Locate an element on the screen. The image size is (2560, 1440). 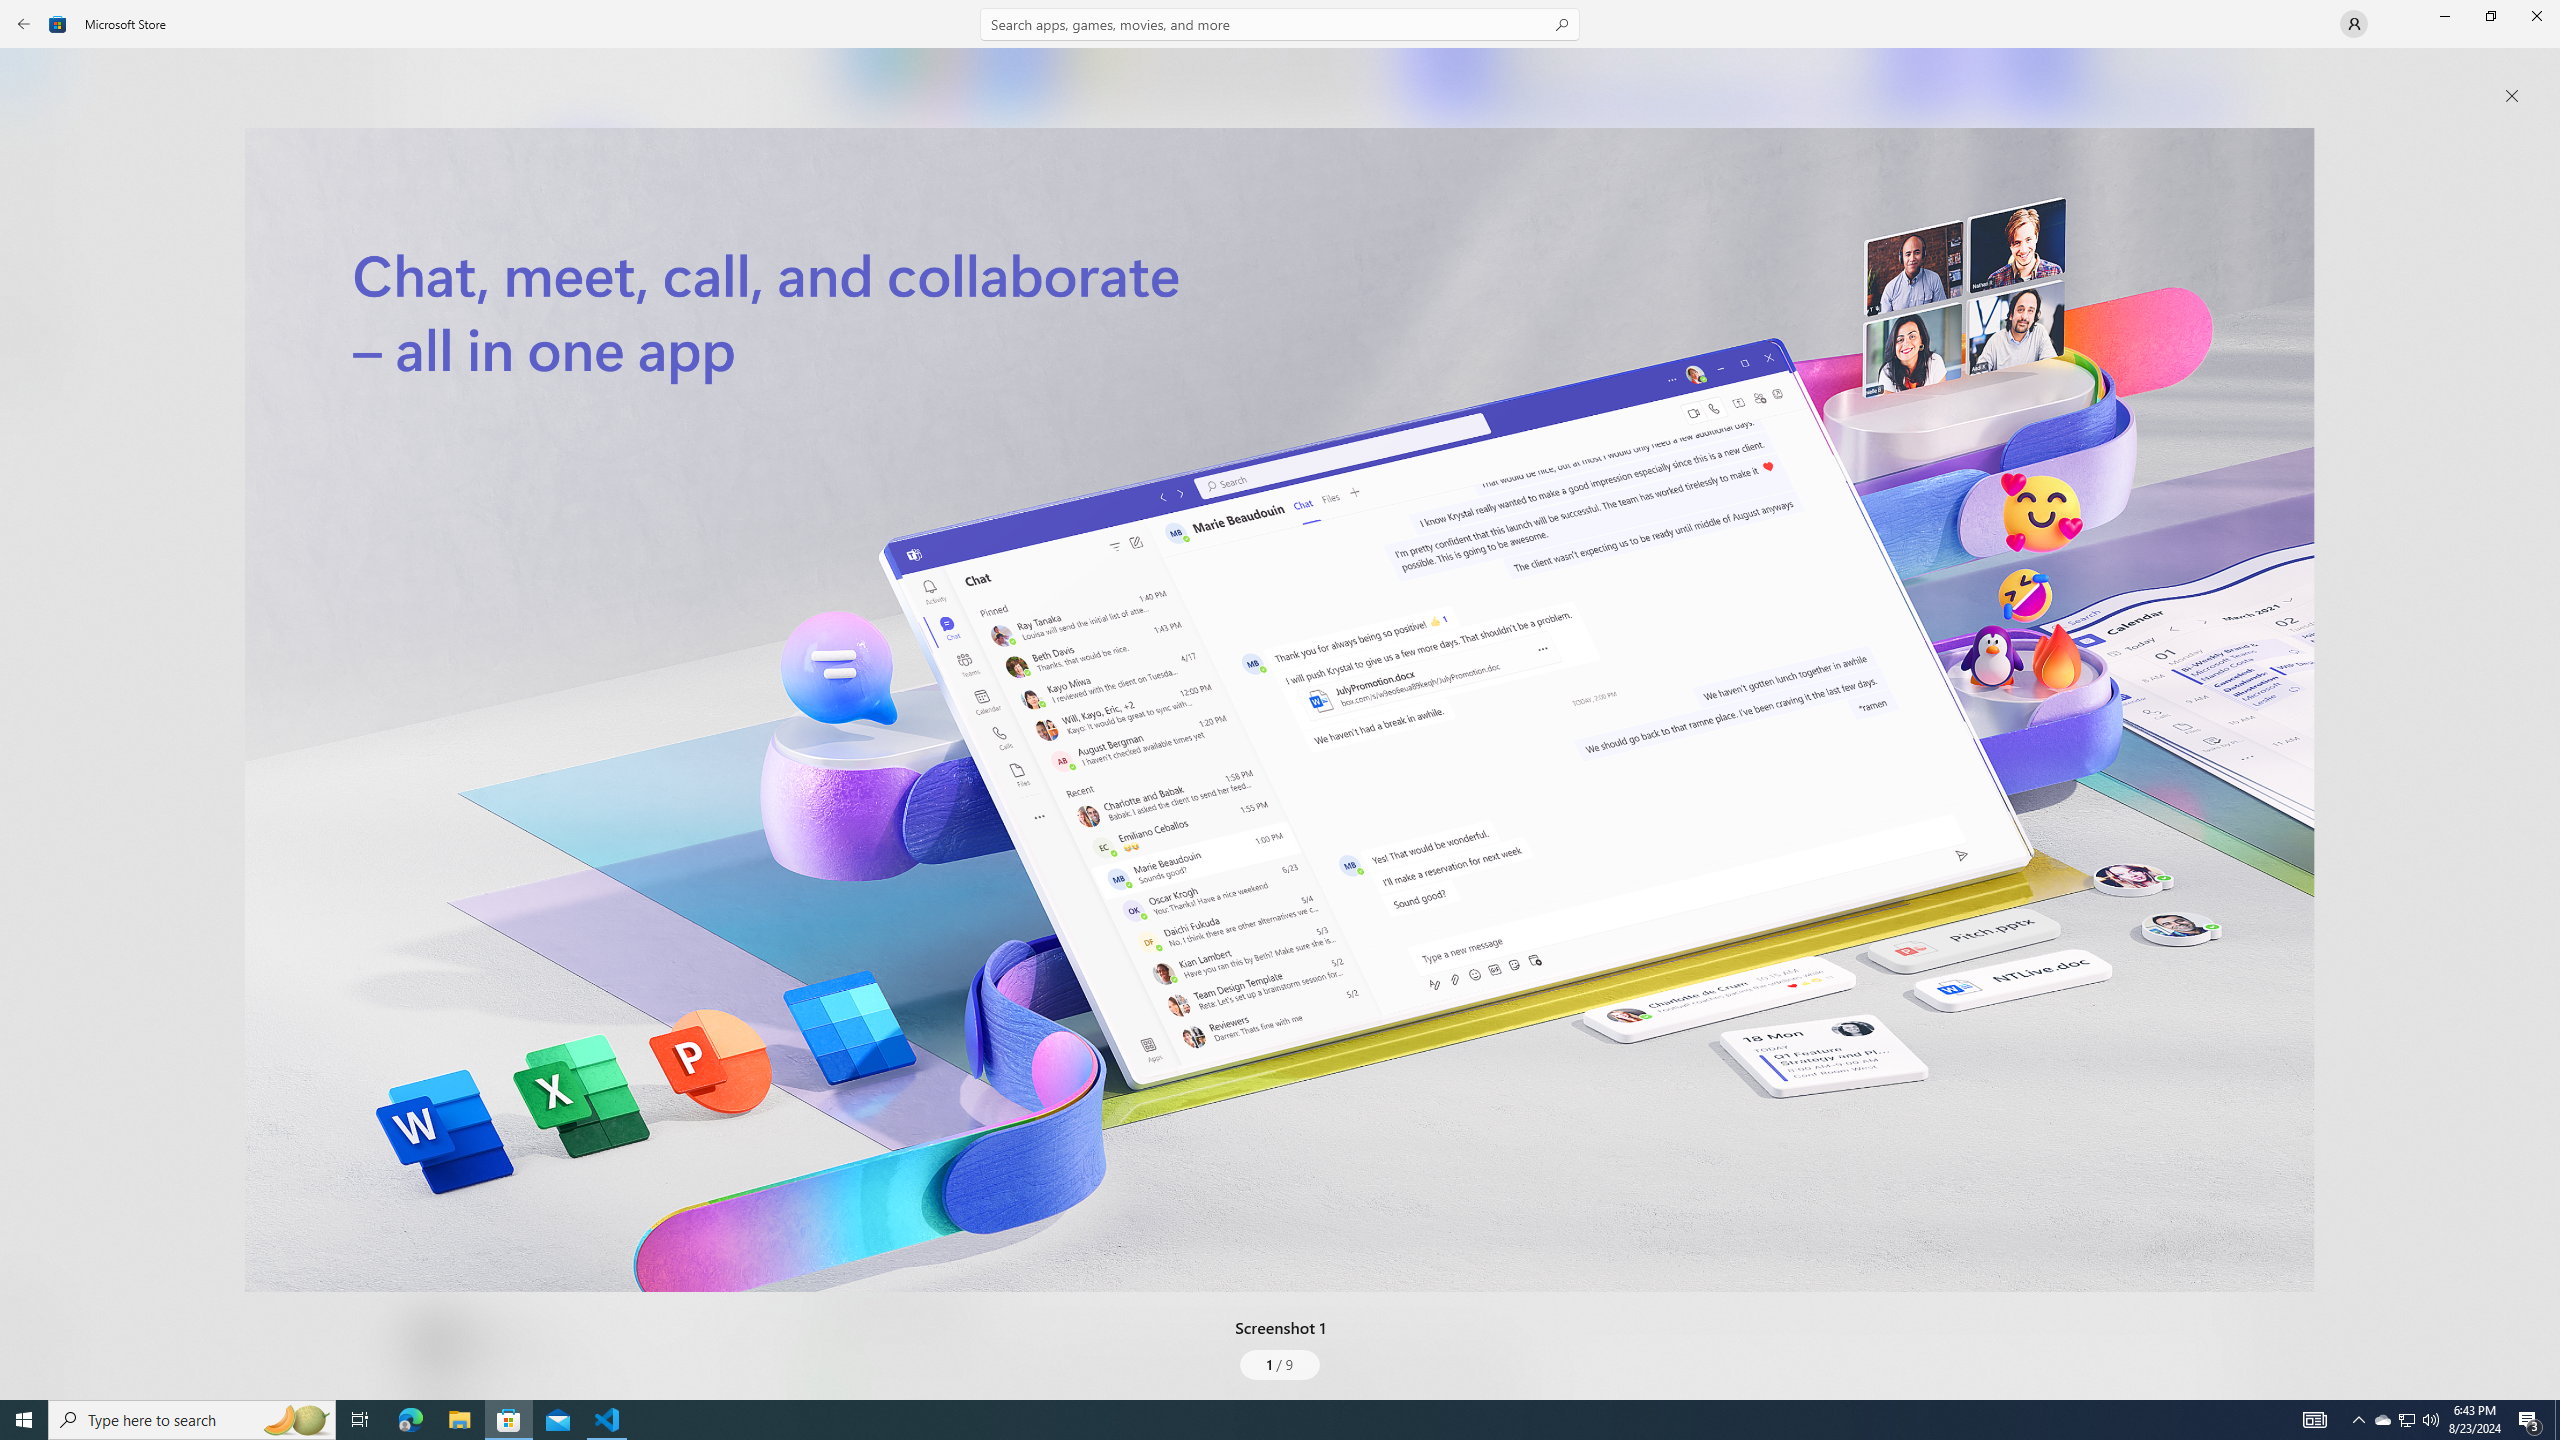
'close popup window' is located at coordinates (2511, 95).